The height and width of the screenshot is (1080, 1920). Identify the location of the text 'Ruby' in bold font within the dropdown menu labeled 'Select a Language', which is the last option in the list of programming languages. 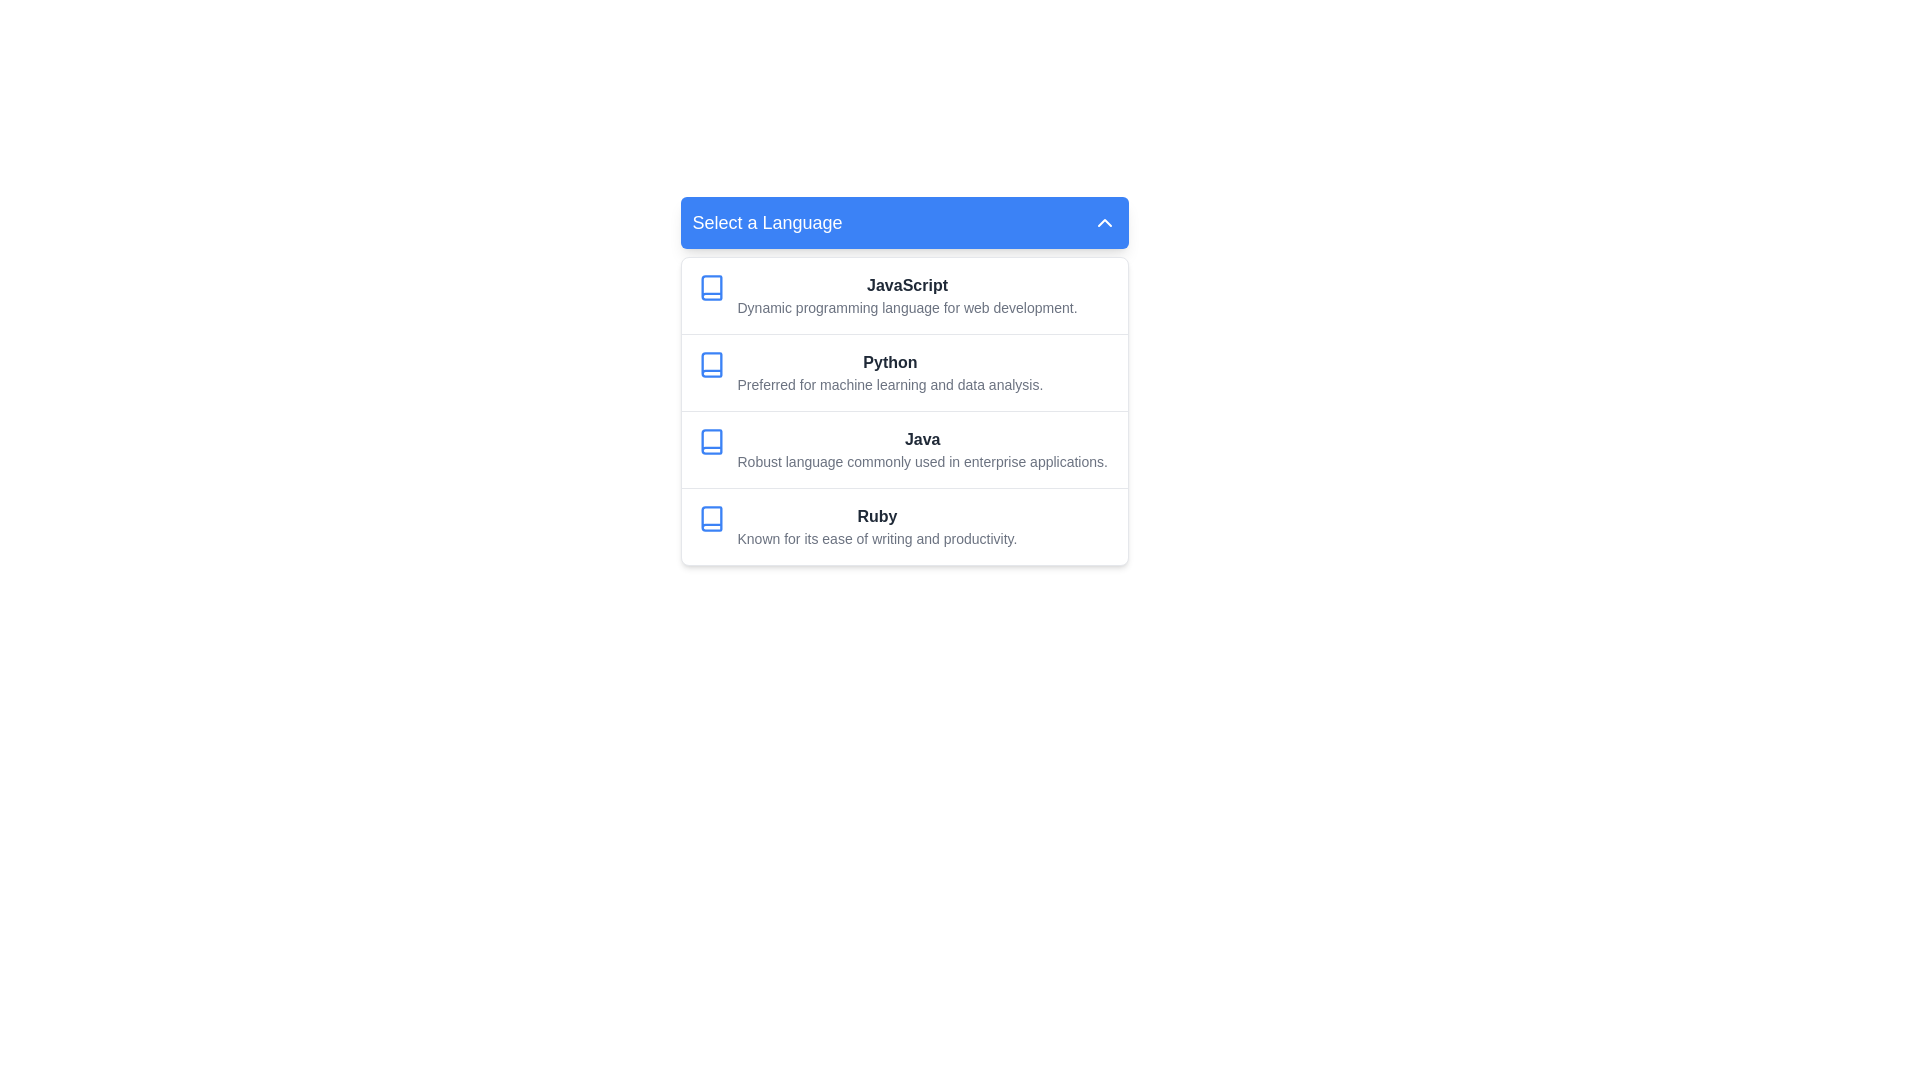
(877, 515).